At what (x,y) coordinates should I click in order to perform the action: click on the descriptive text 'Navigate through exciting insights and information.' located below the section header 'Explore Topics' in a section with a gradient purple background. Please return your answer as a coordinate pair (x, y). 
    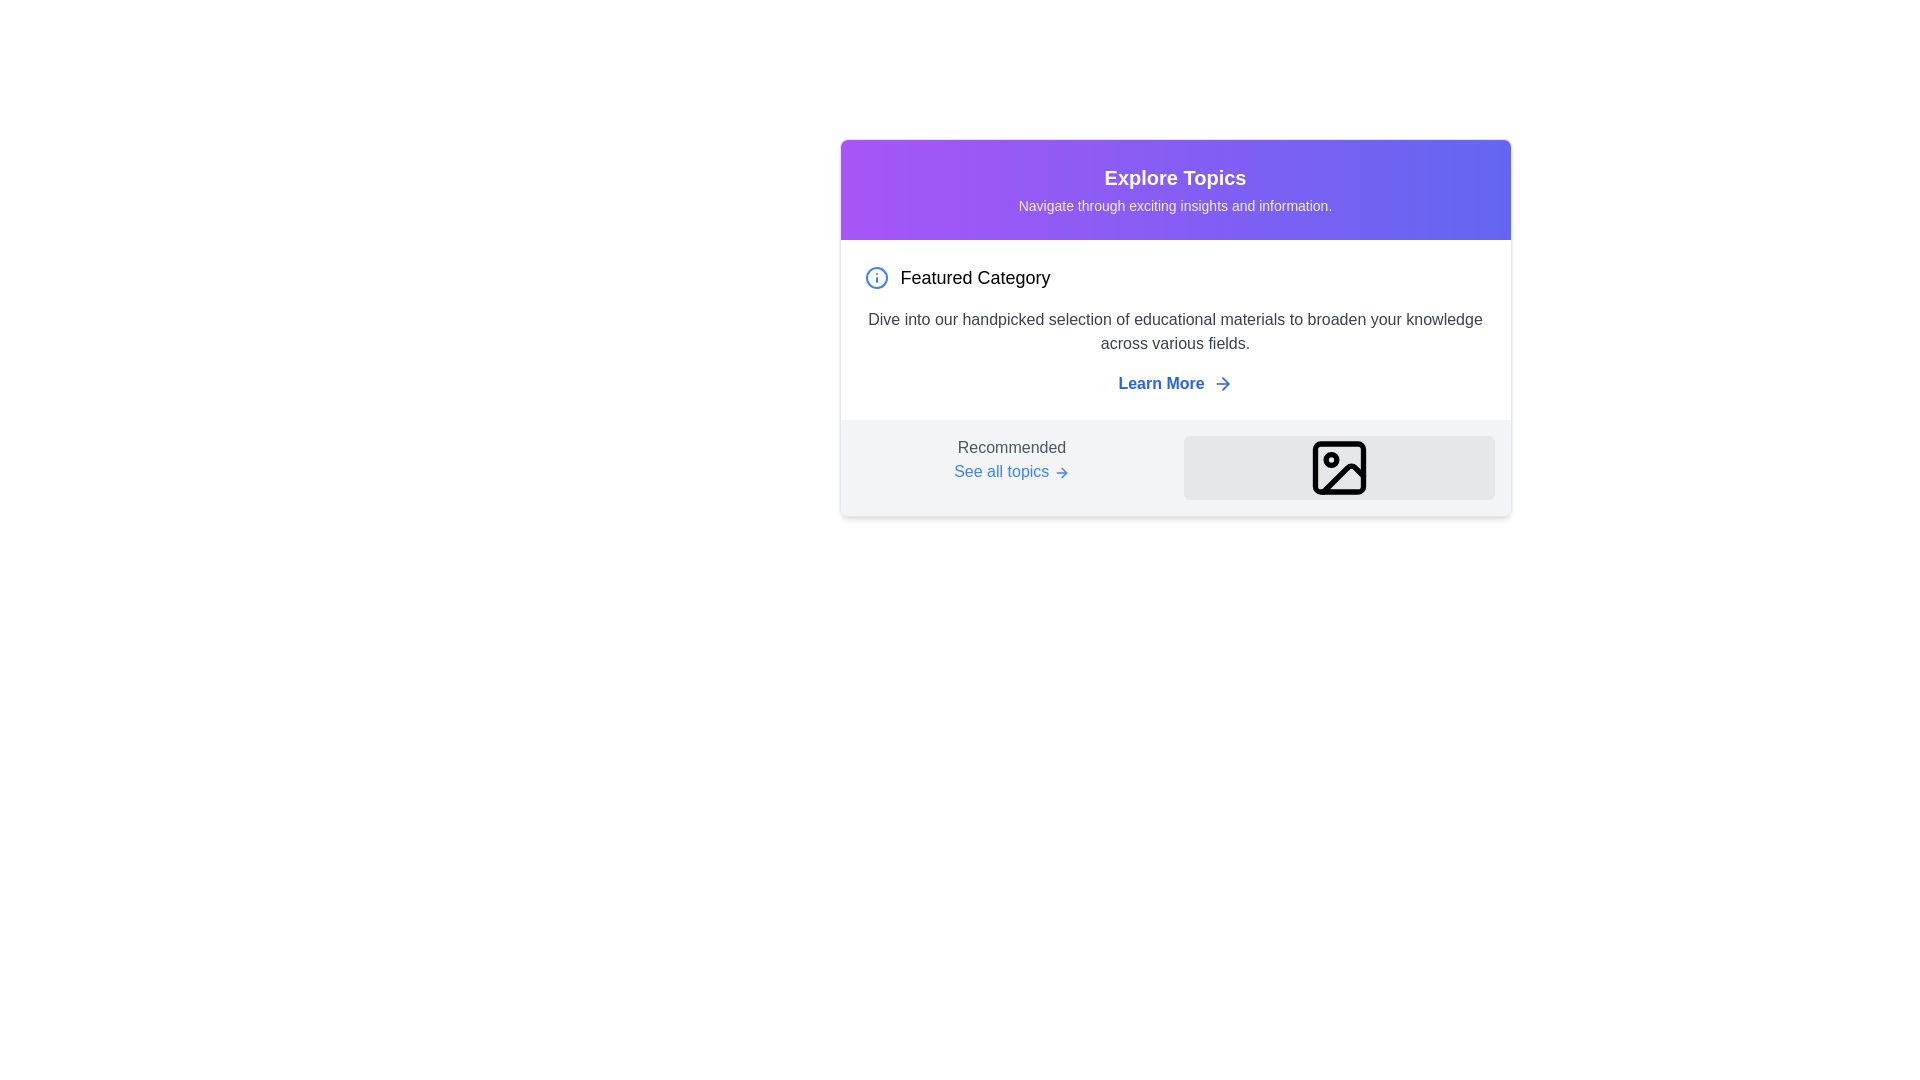
    Looking at the image, I should click on (1175, 205).